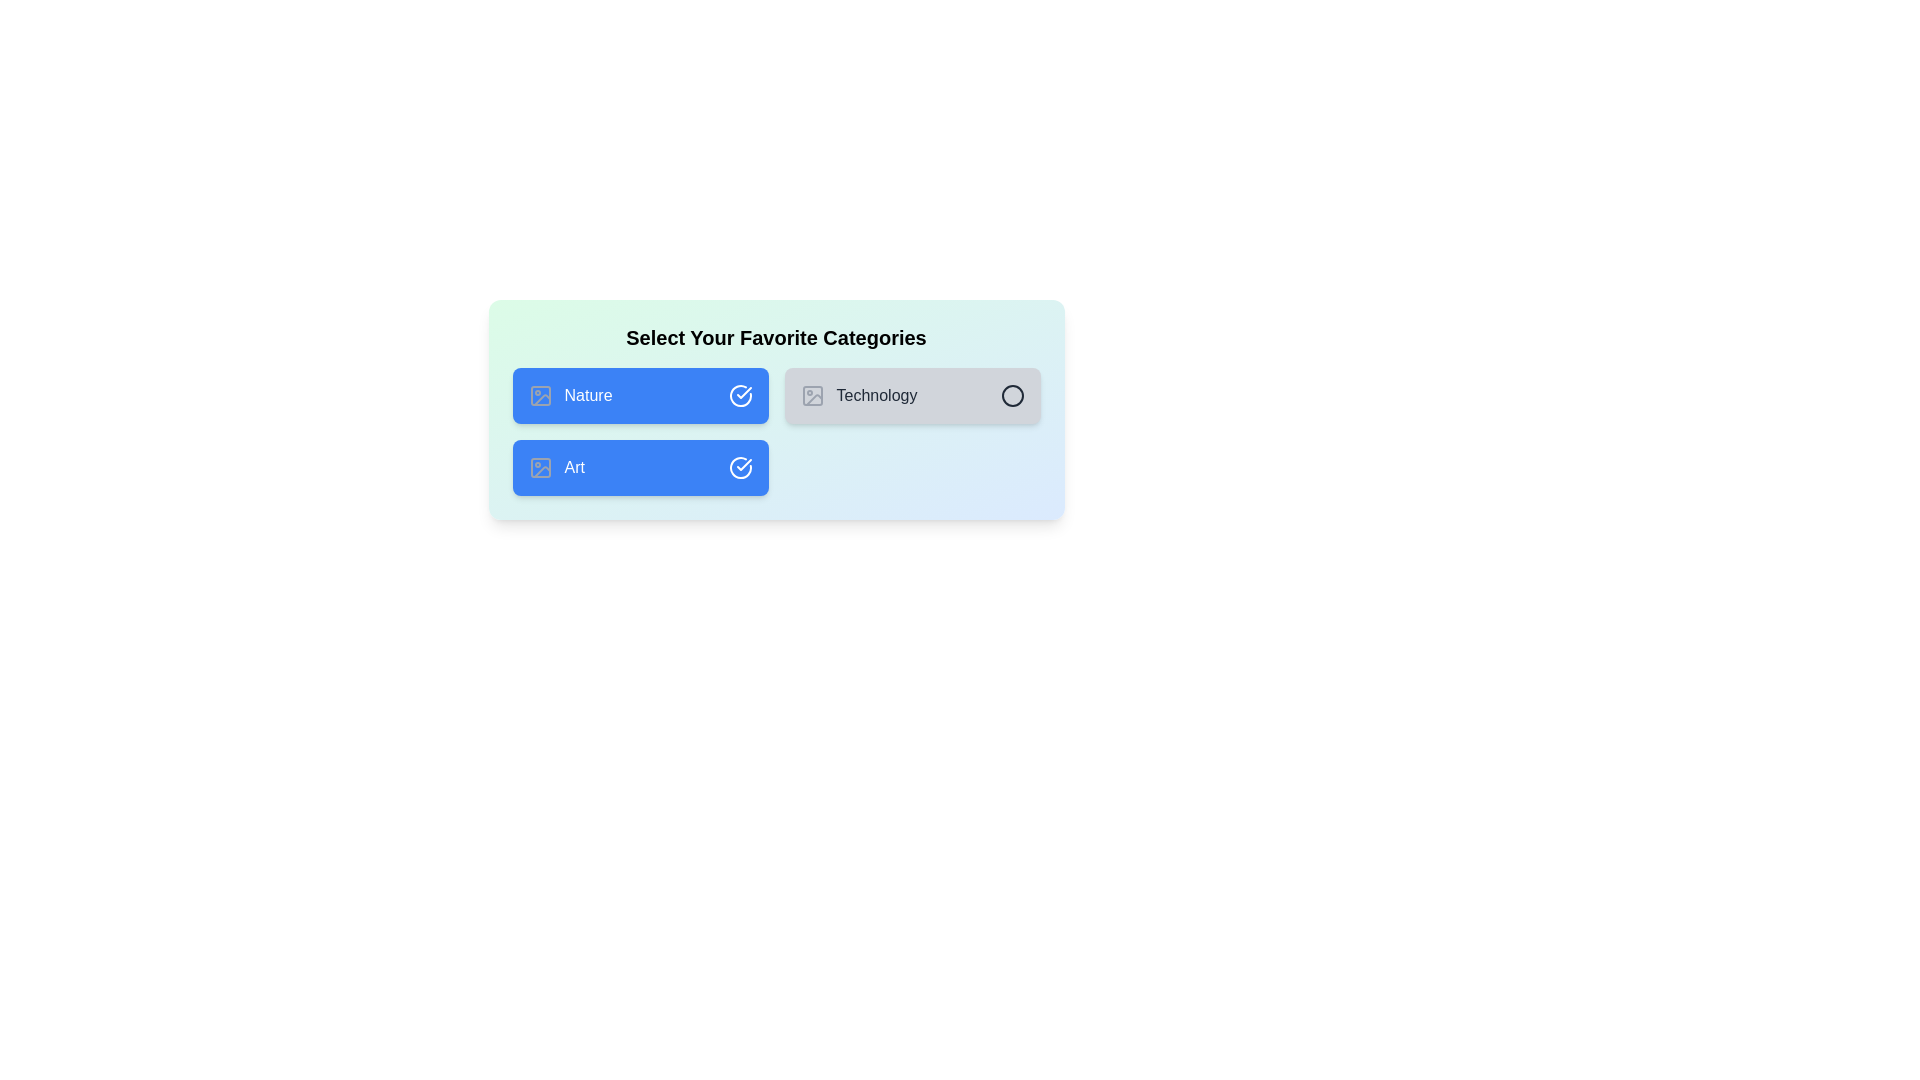  Describe the element at coordinates (640, 396) in the screenshot. I see `the category Nature to observe the hover effect` at that location.